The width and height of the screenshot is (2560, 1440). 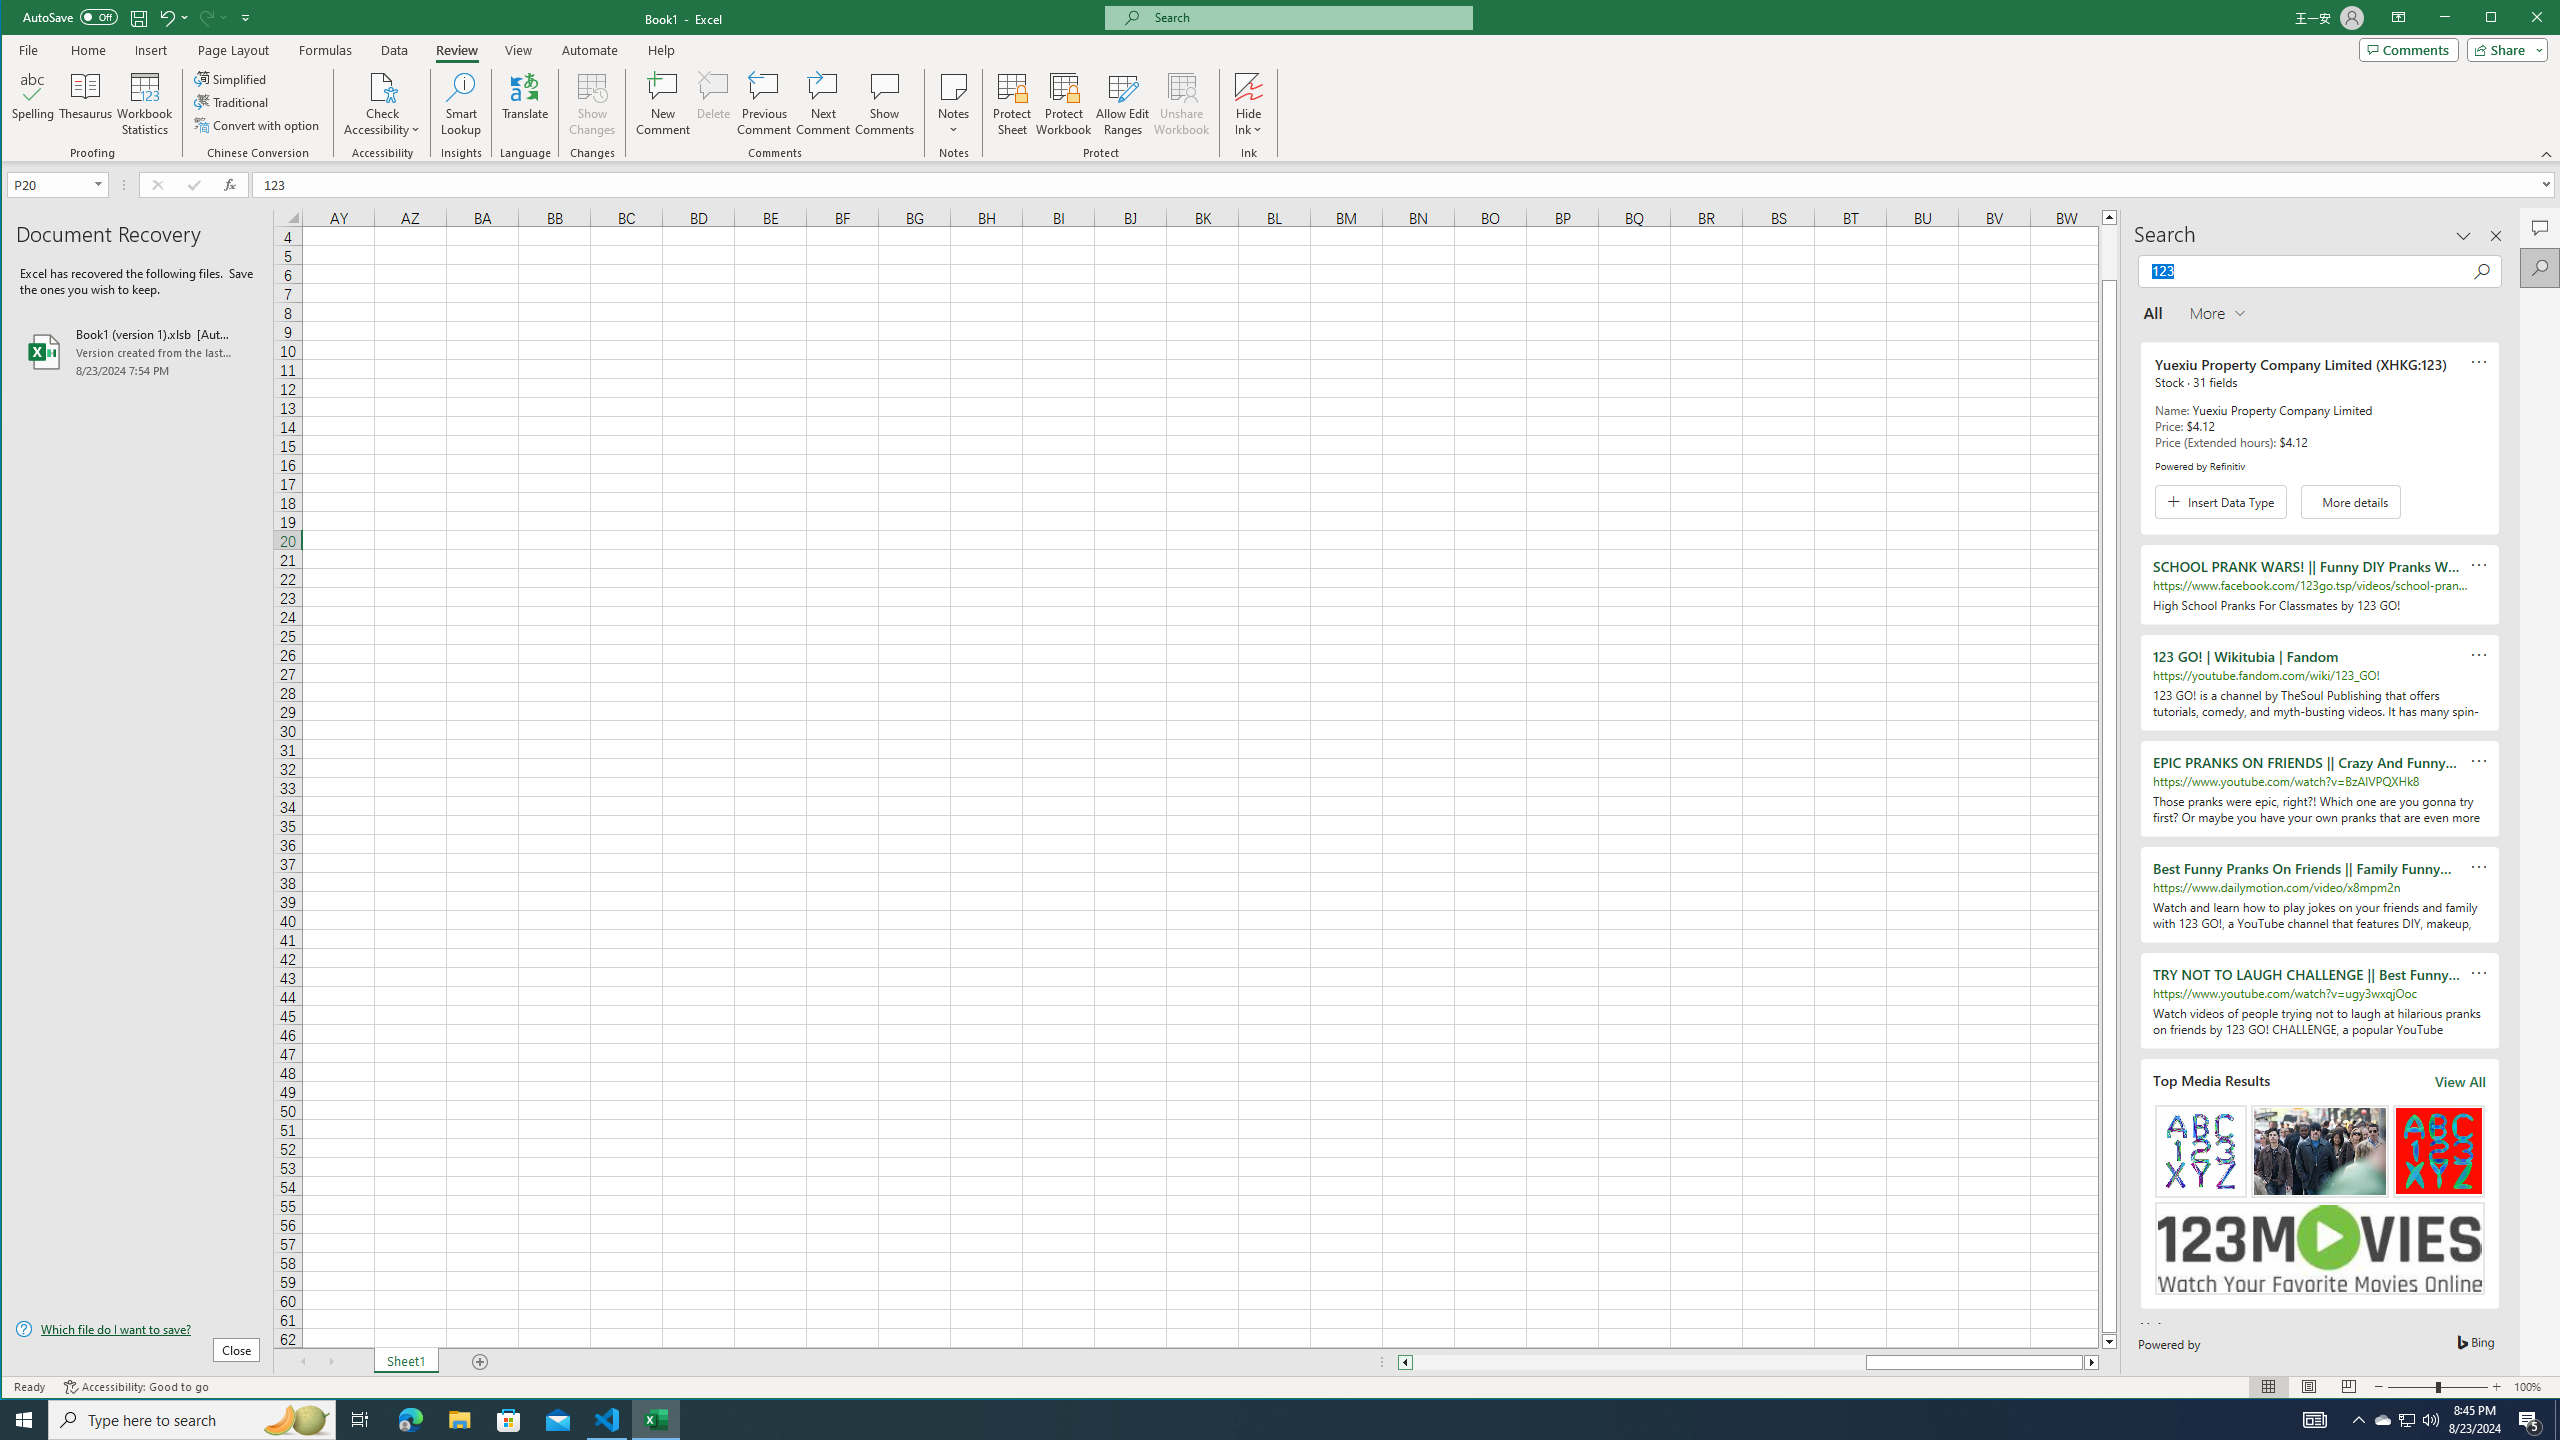 I want to click on 'Share', so click(x=2502, y=49).